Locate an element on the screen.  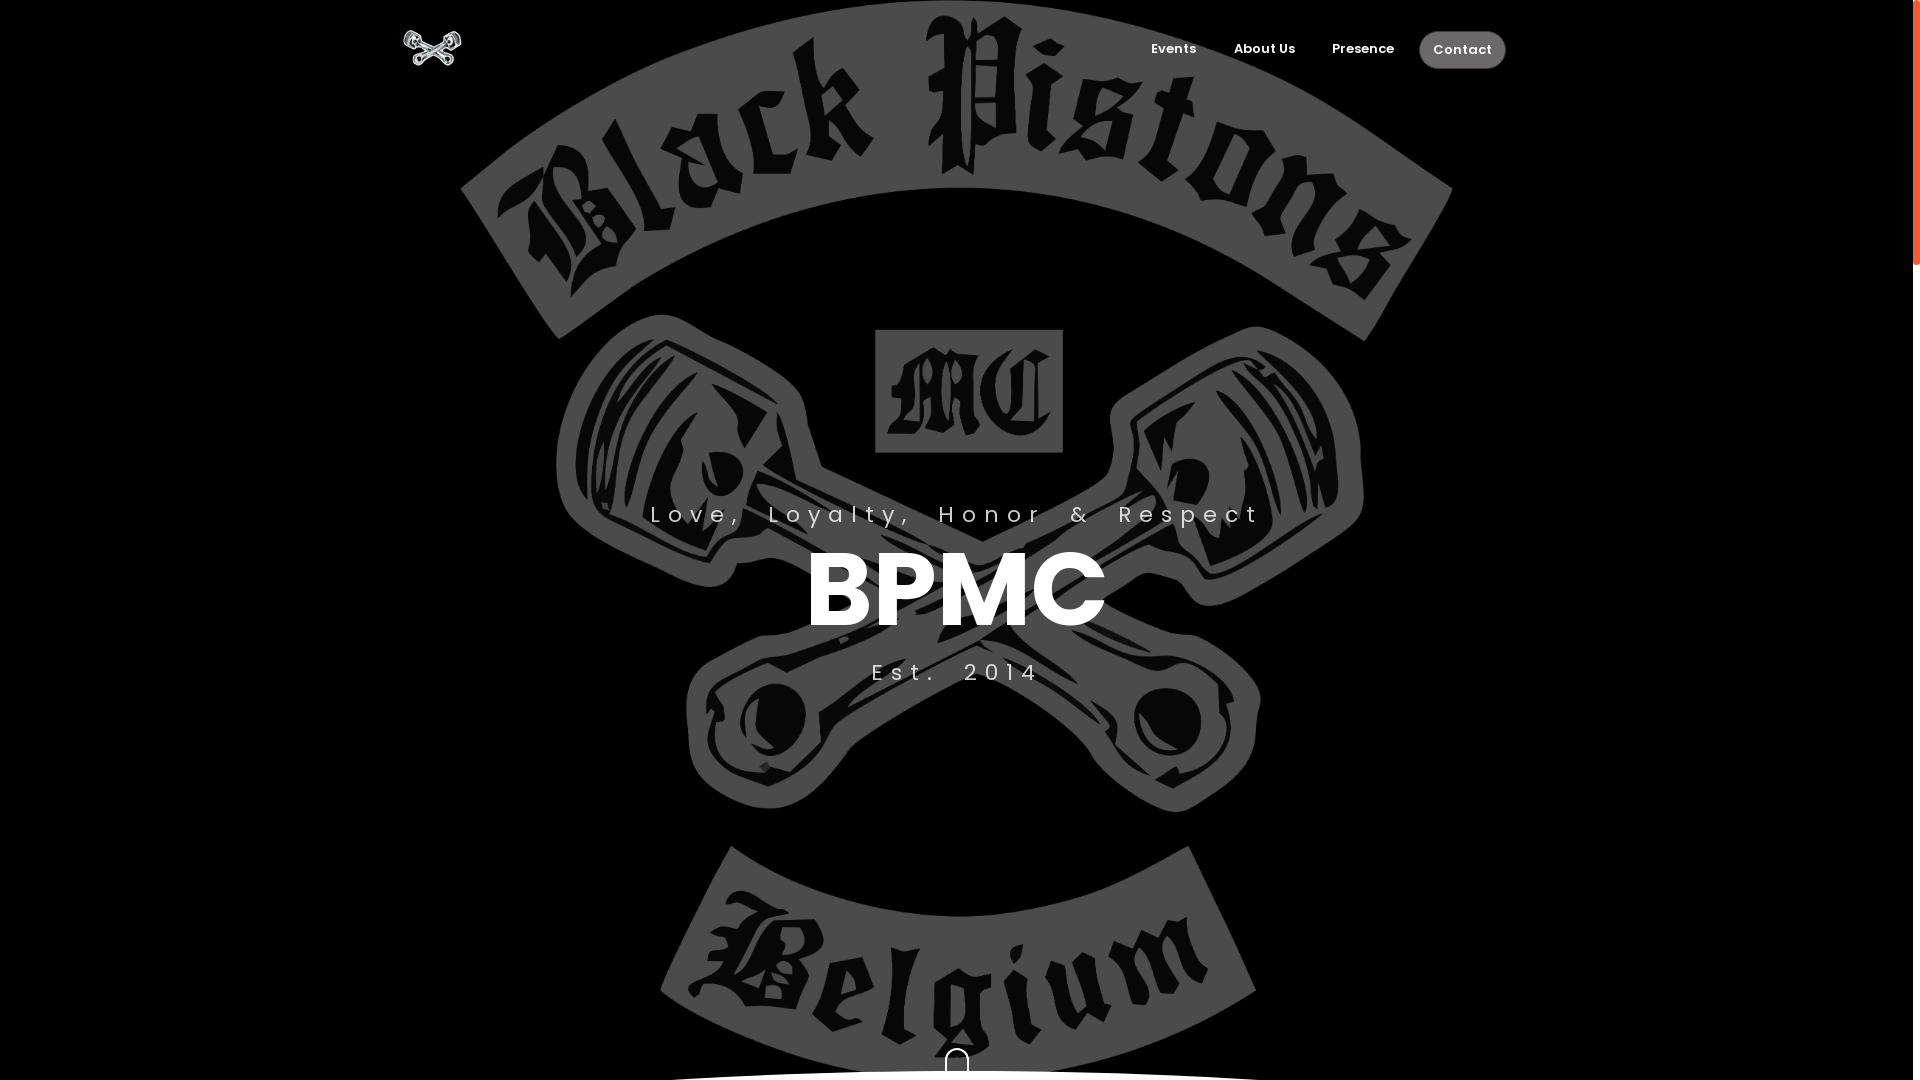
'Presence' is located at coordinates (1362, 48).